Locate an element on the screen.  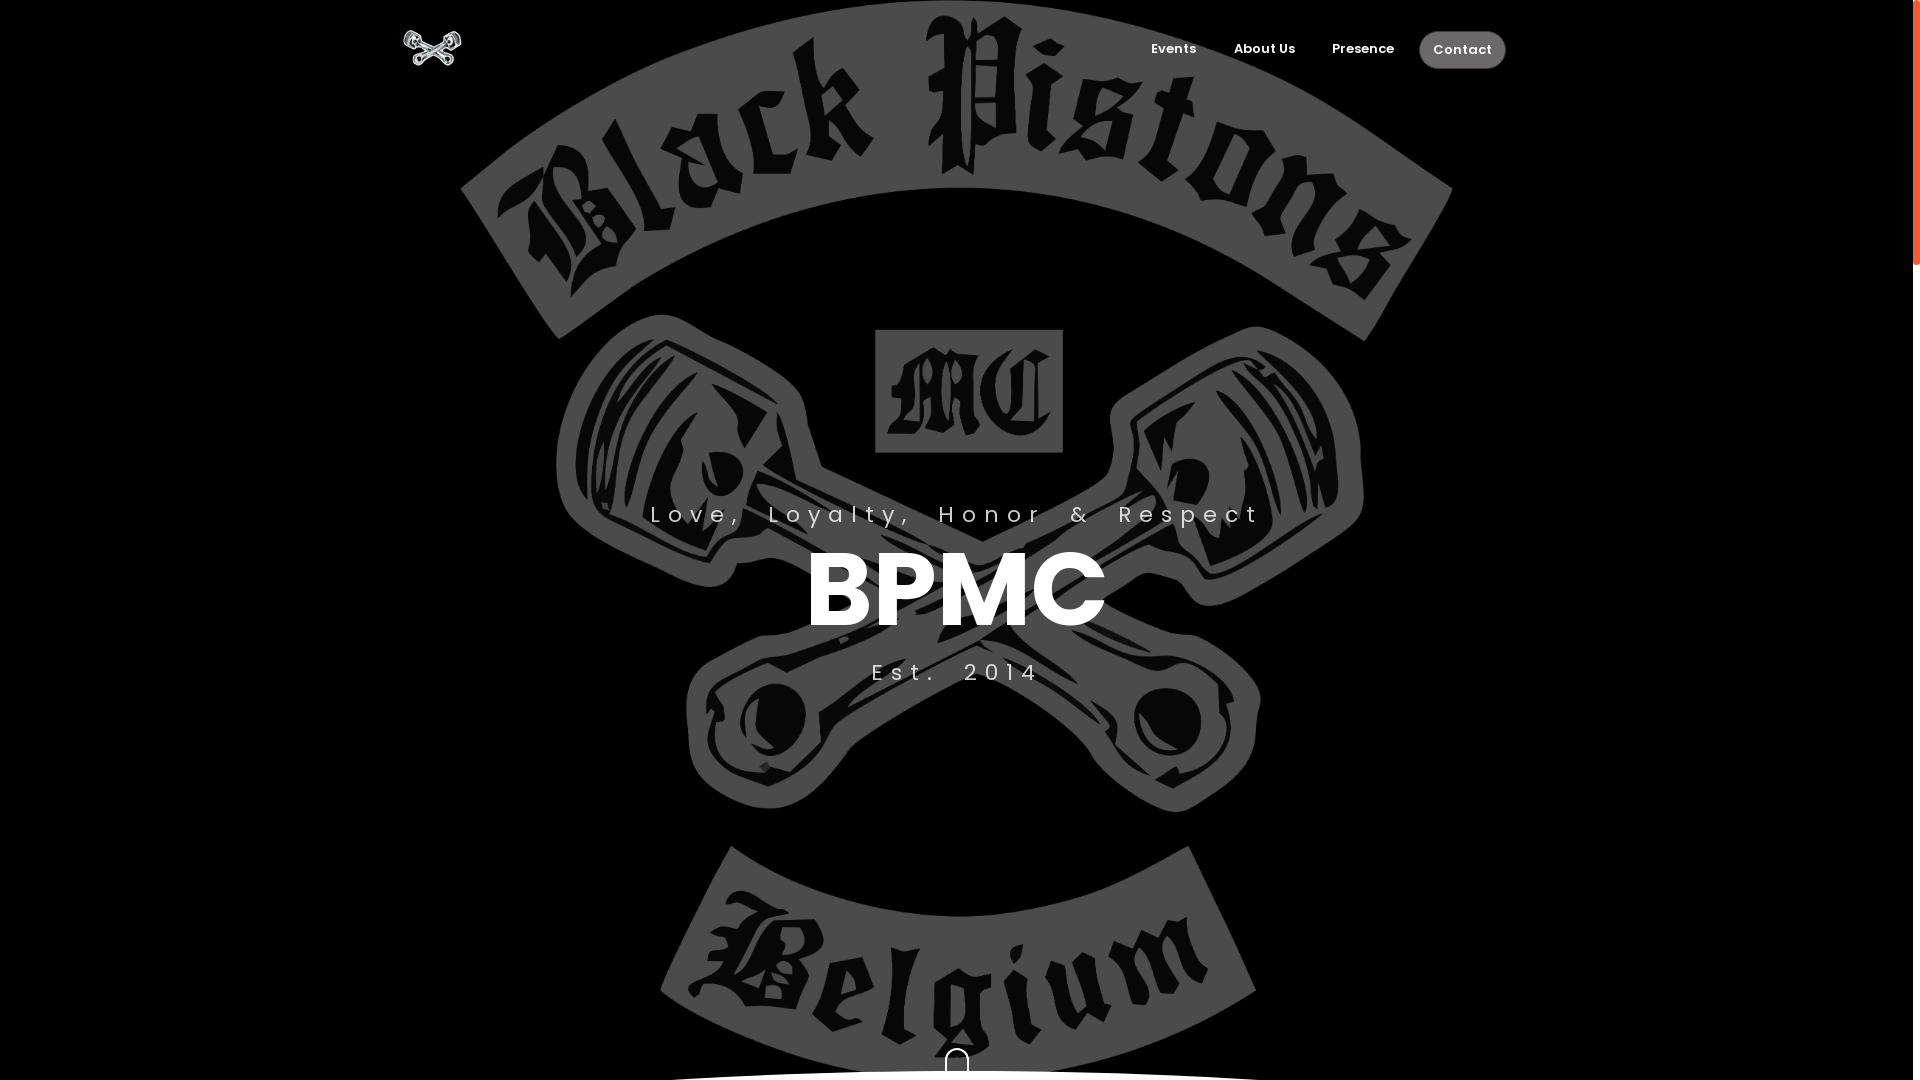
'Presence' is located at coordinates (1362, 48).